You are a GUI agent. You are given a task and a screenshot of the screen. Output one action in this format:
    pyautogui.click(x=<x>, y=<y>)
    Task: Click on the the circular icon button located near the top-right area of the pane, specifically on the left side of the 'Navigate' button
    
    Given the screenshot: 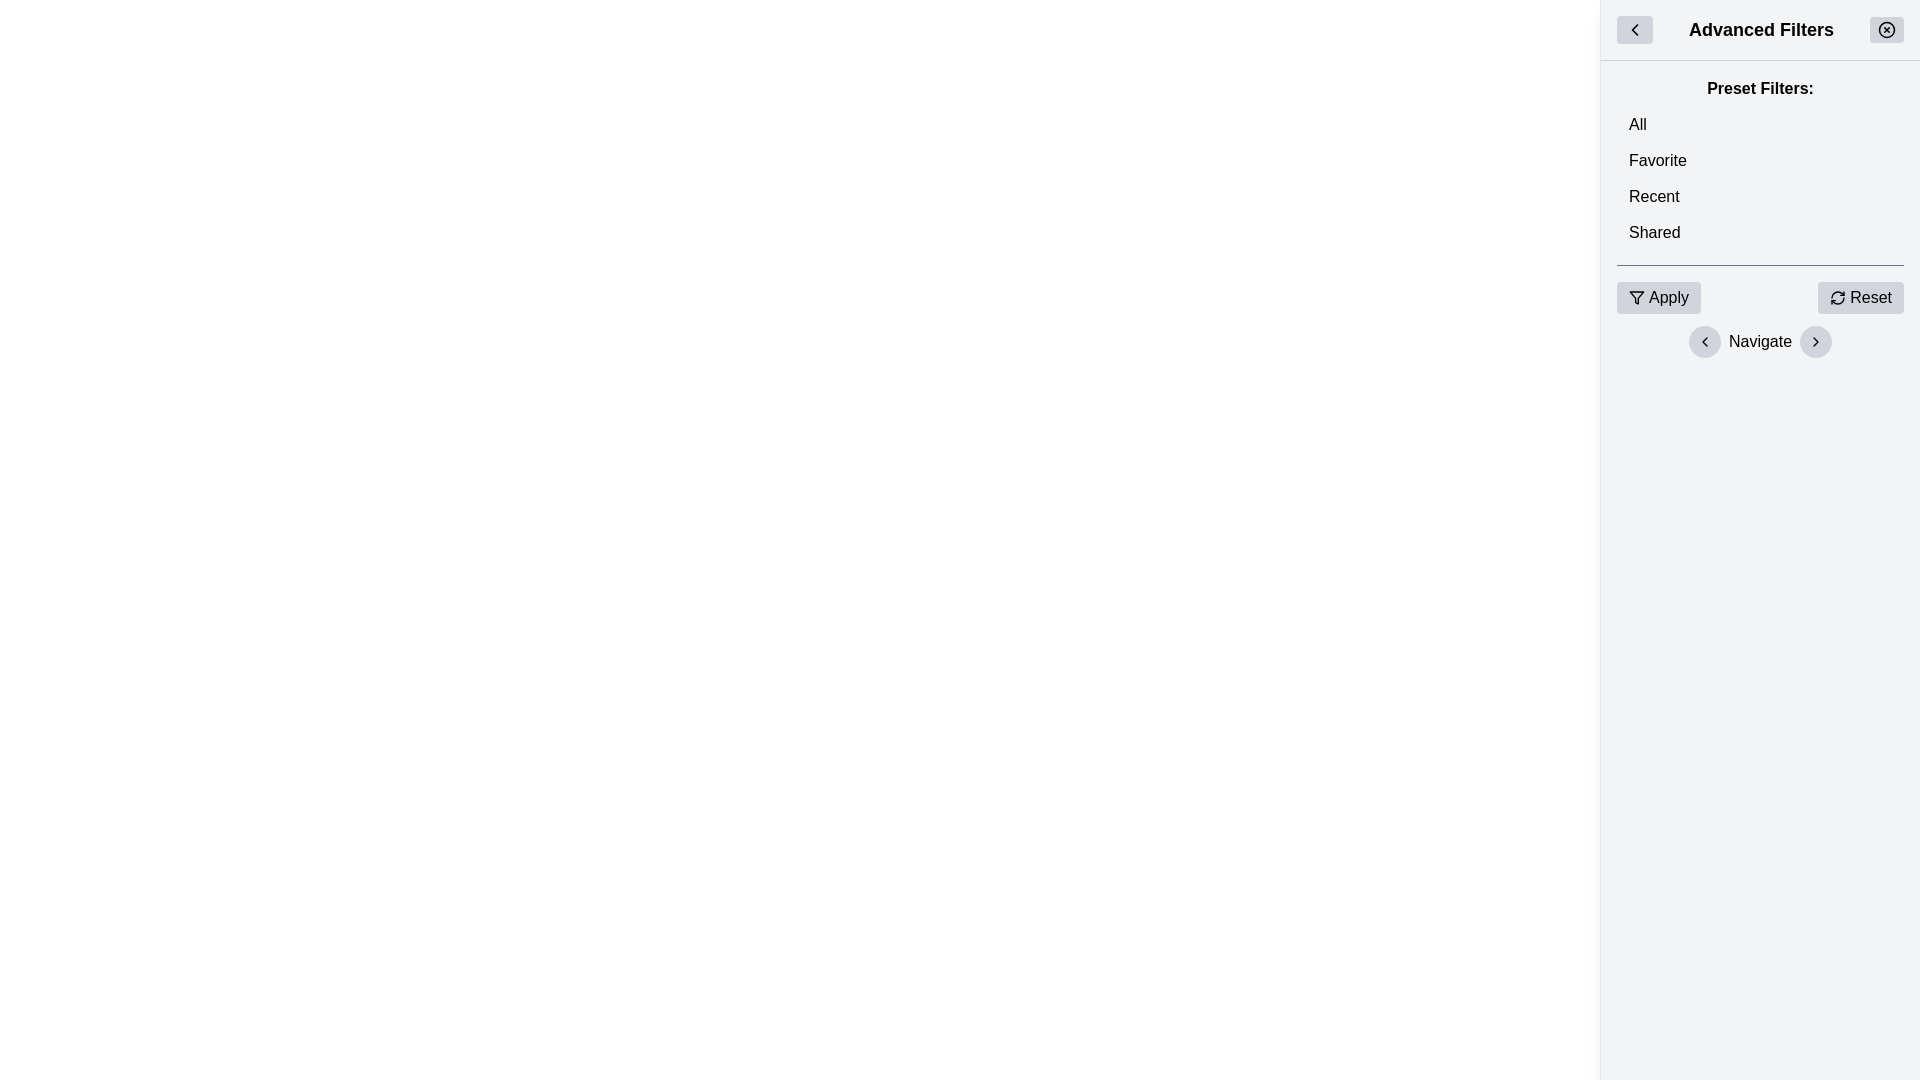 What is the action you would take?
    pyautogui.click(x=1703, y=341)
    